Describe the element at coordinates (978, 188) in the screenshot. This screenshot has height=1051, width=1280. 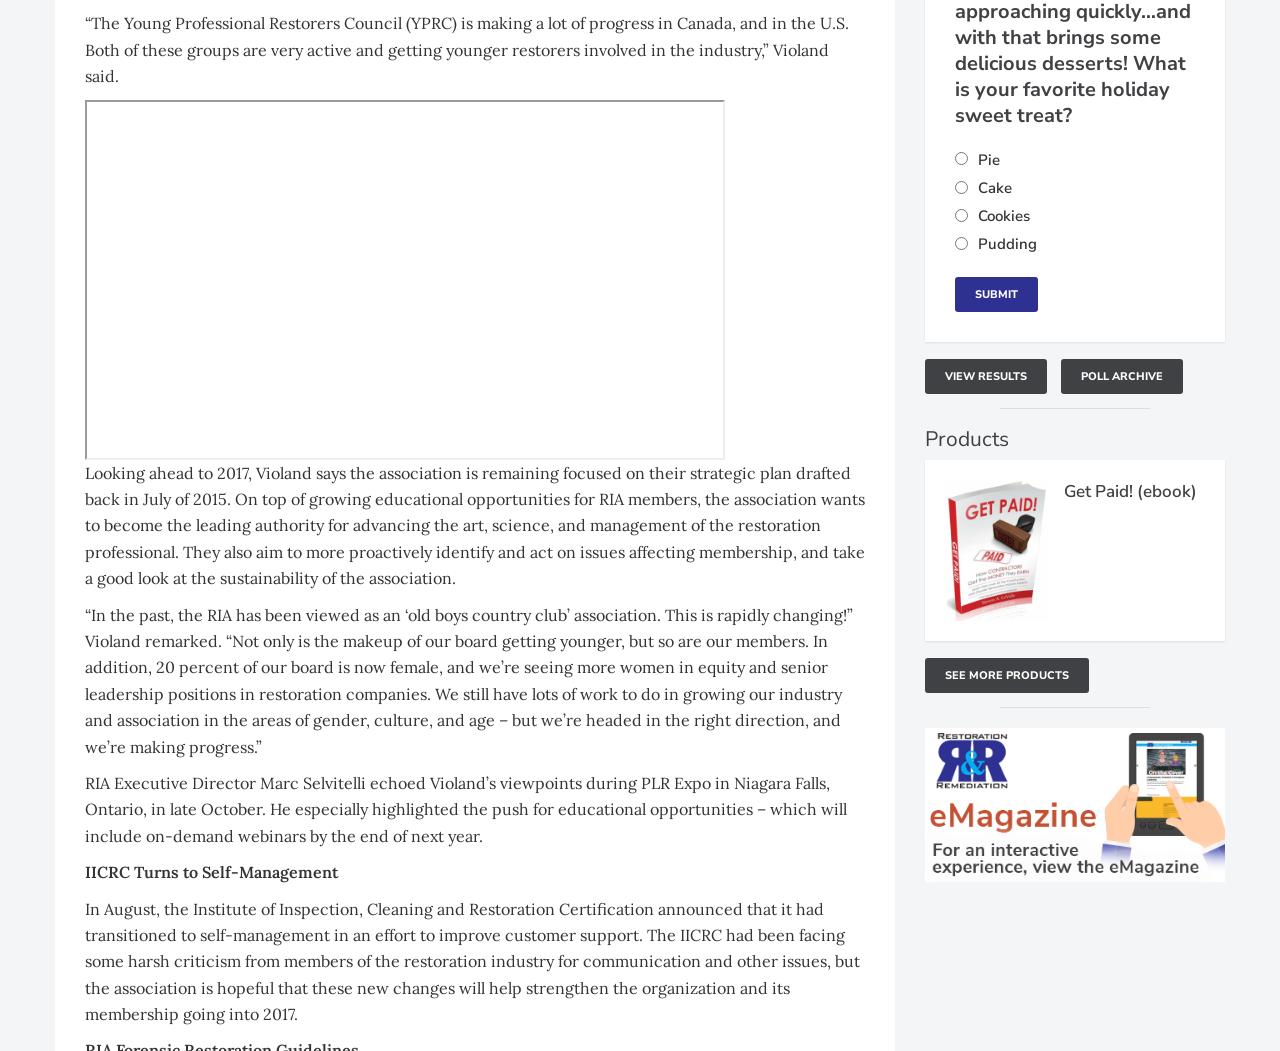
I see `'Cake'` at that location.